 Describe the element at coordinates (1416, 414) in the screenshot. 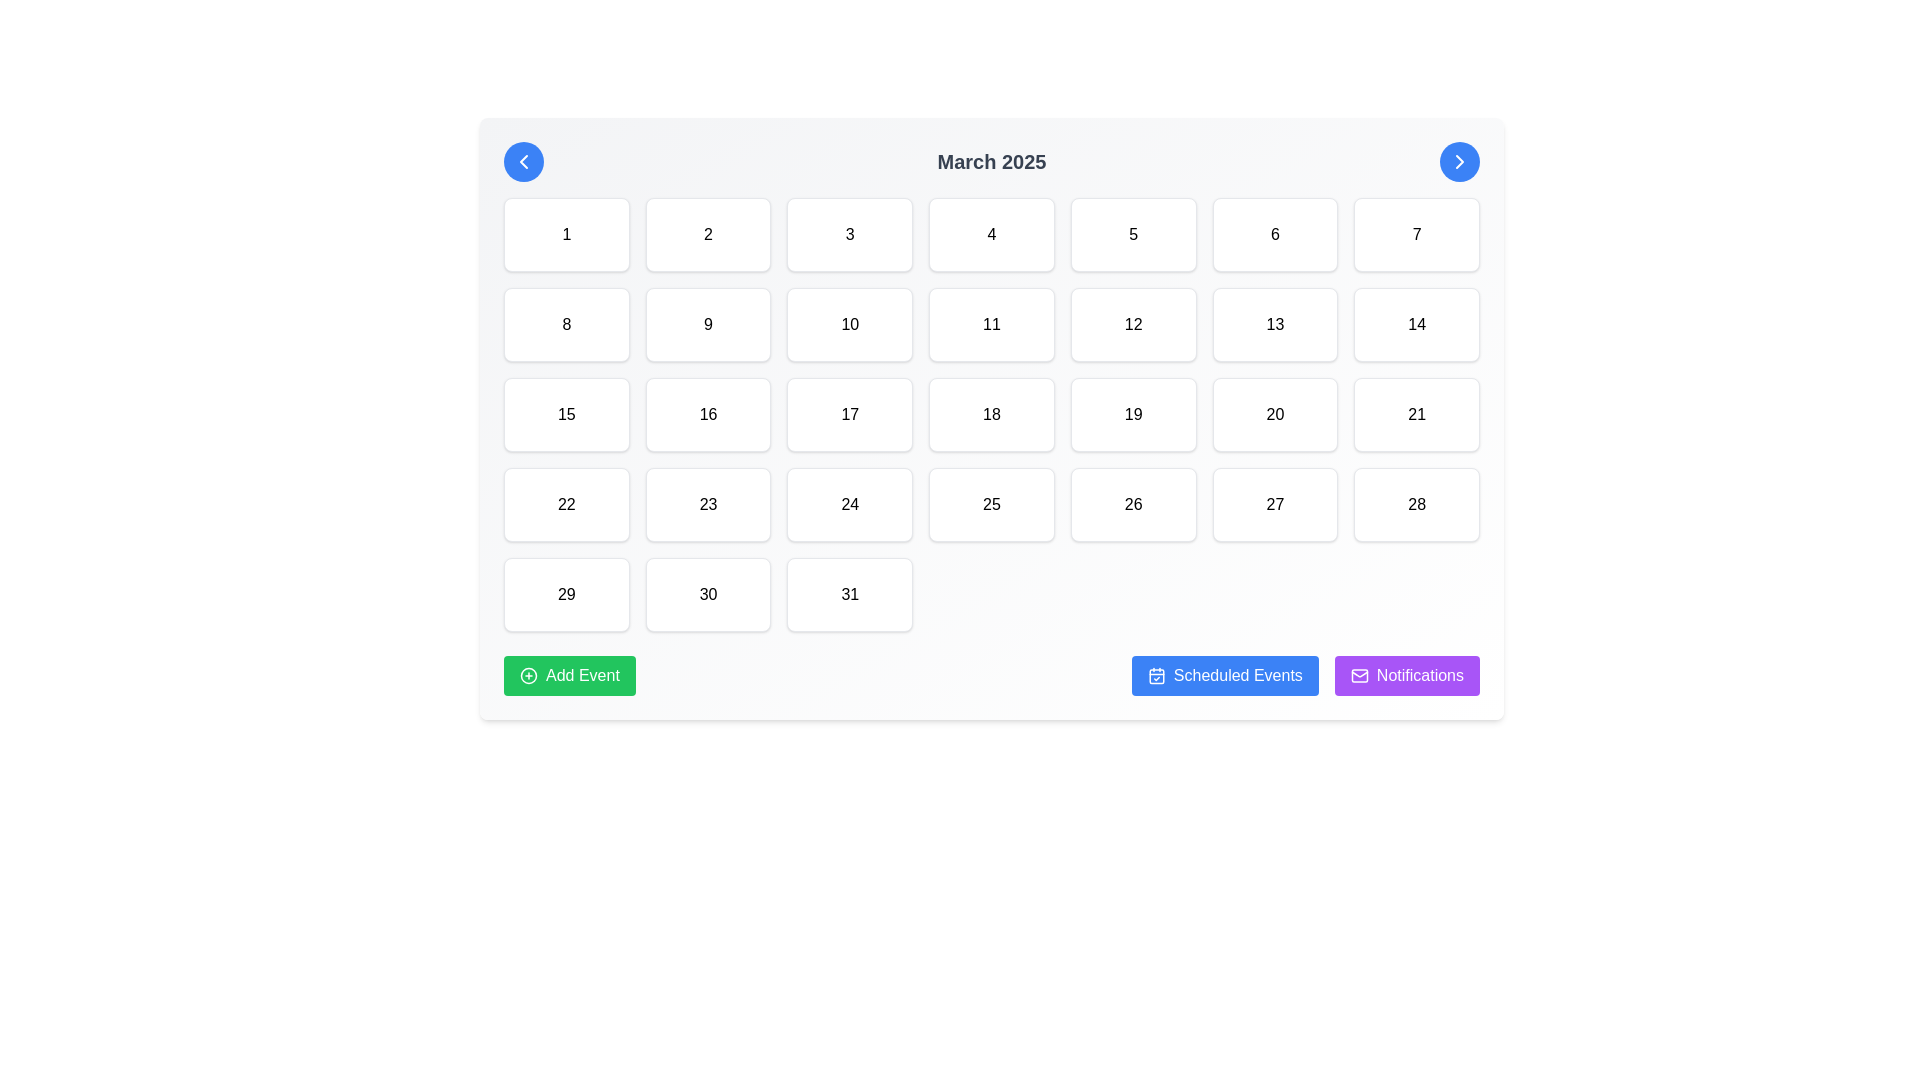

I see `the static display box showing the number '21' in bold, located in the third row and seventh column of the grid layout` at that location.